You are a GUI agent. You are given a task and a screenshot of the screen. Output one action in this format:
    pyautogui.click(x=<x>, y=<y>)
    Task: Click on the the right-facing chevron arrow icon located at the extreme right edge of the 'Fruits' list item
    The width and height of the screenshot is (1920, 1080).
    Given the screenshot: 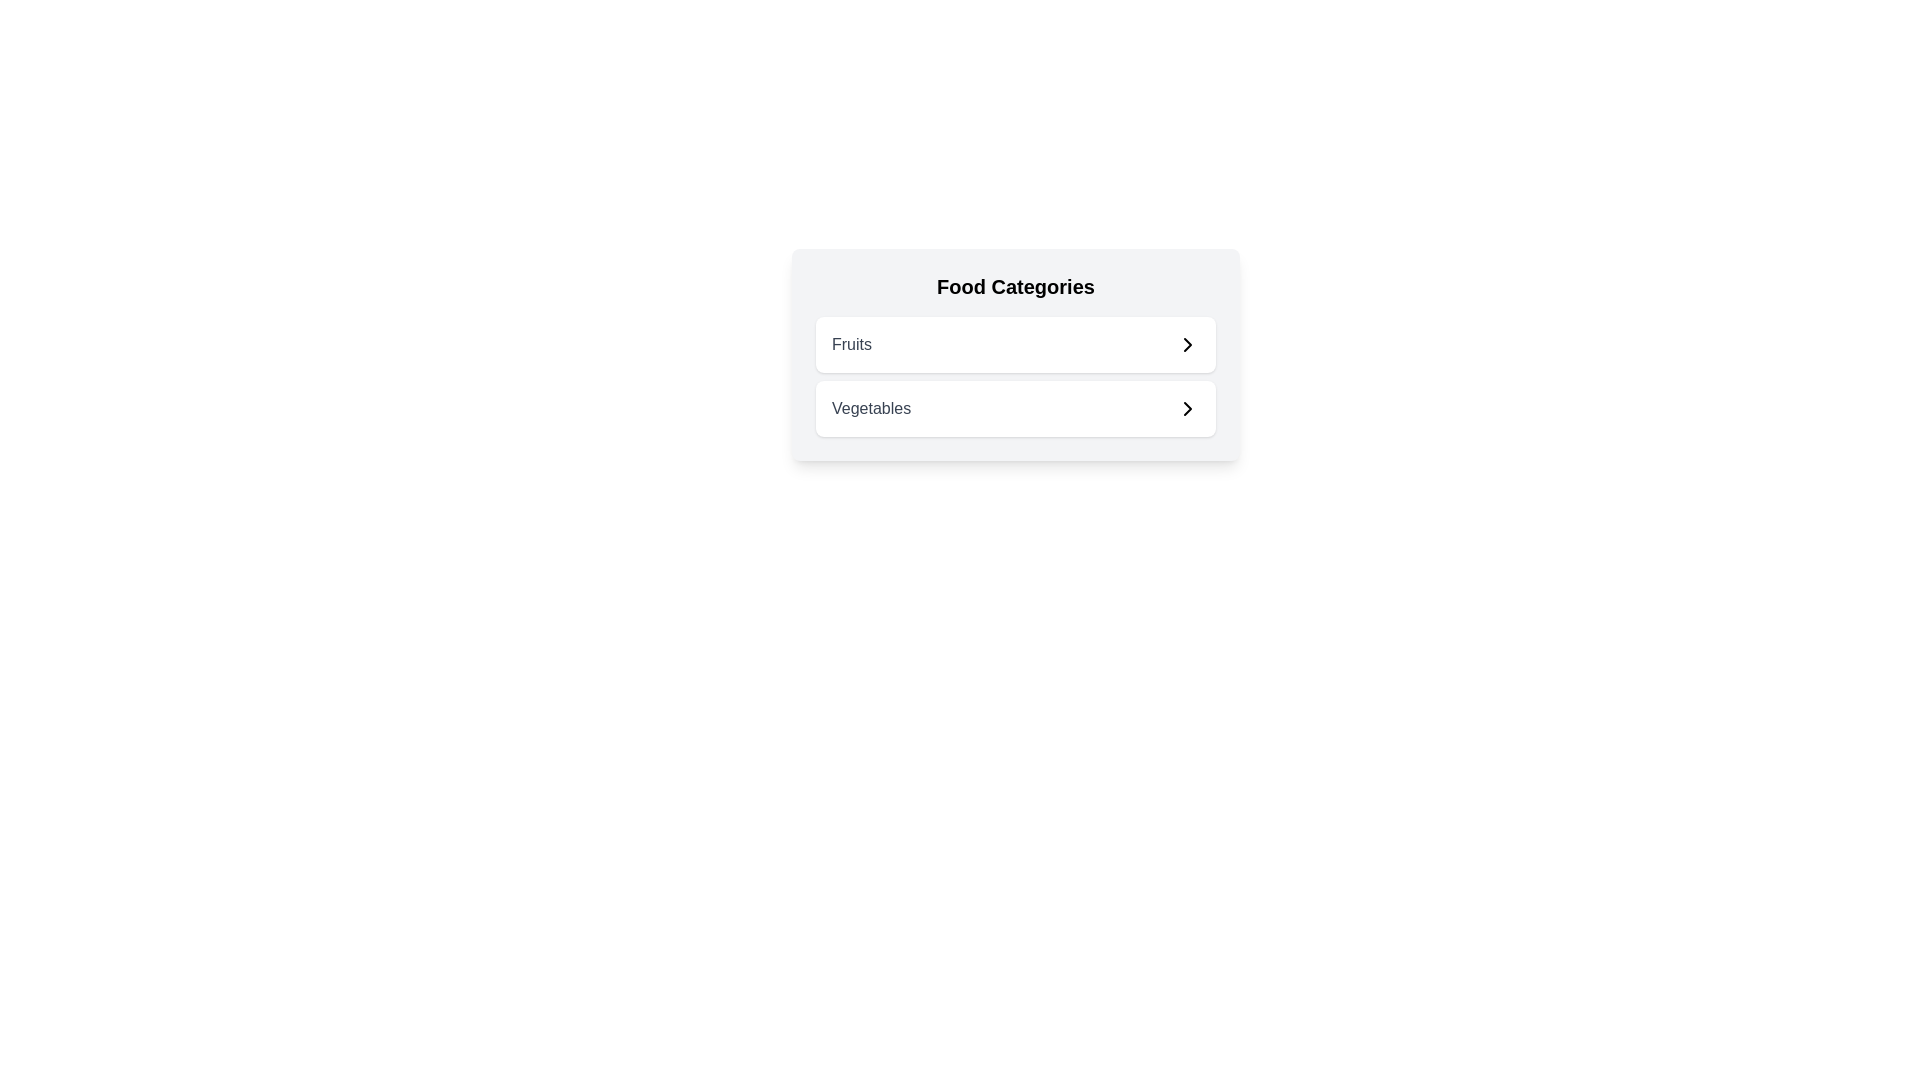 What is the action you would take?
    pyautogui.click(x=1188, y=343)
    